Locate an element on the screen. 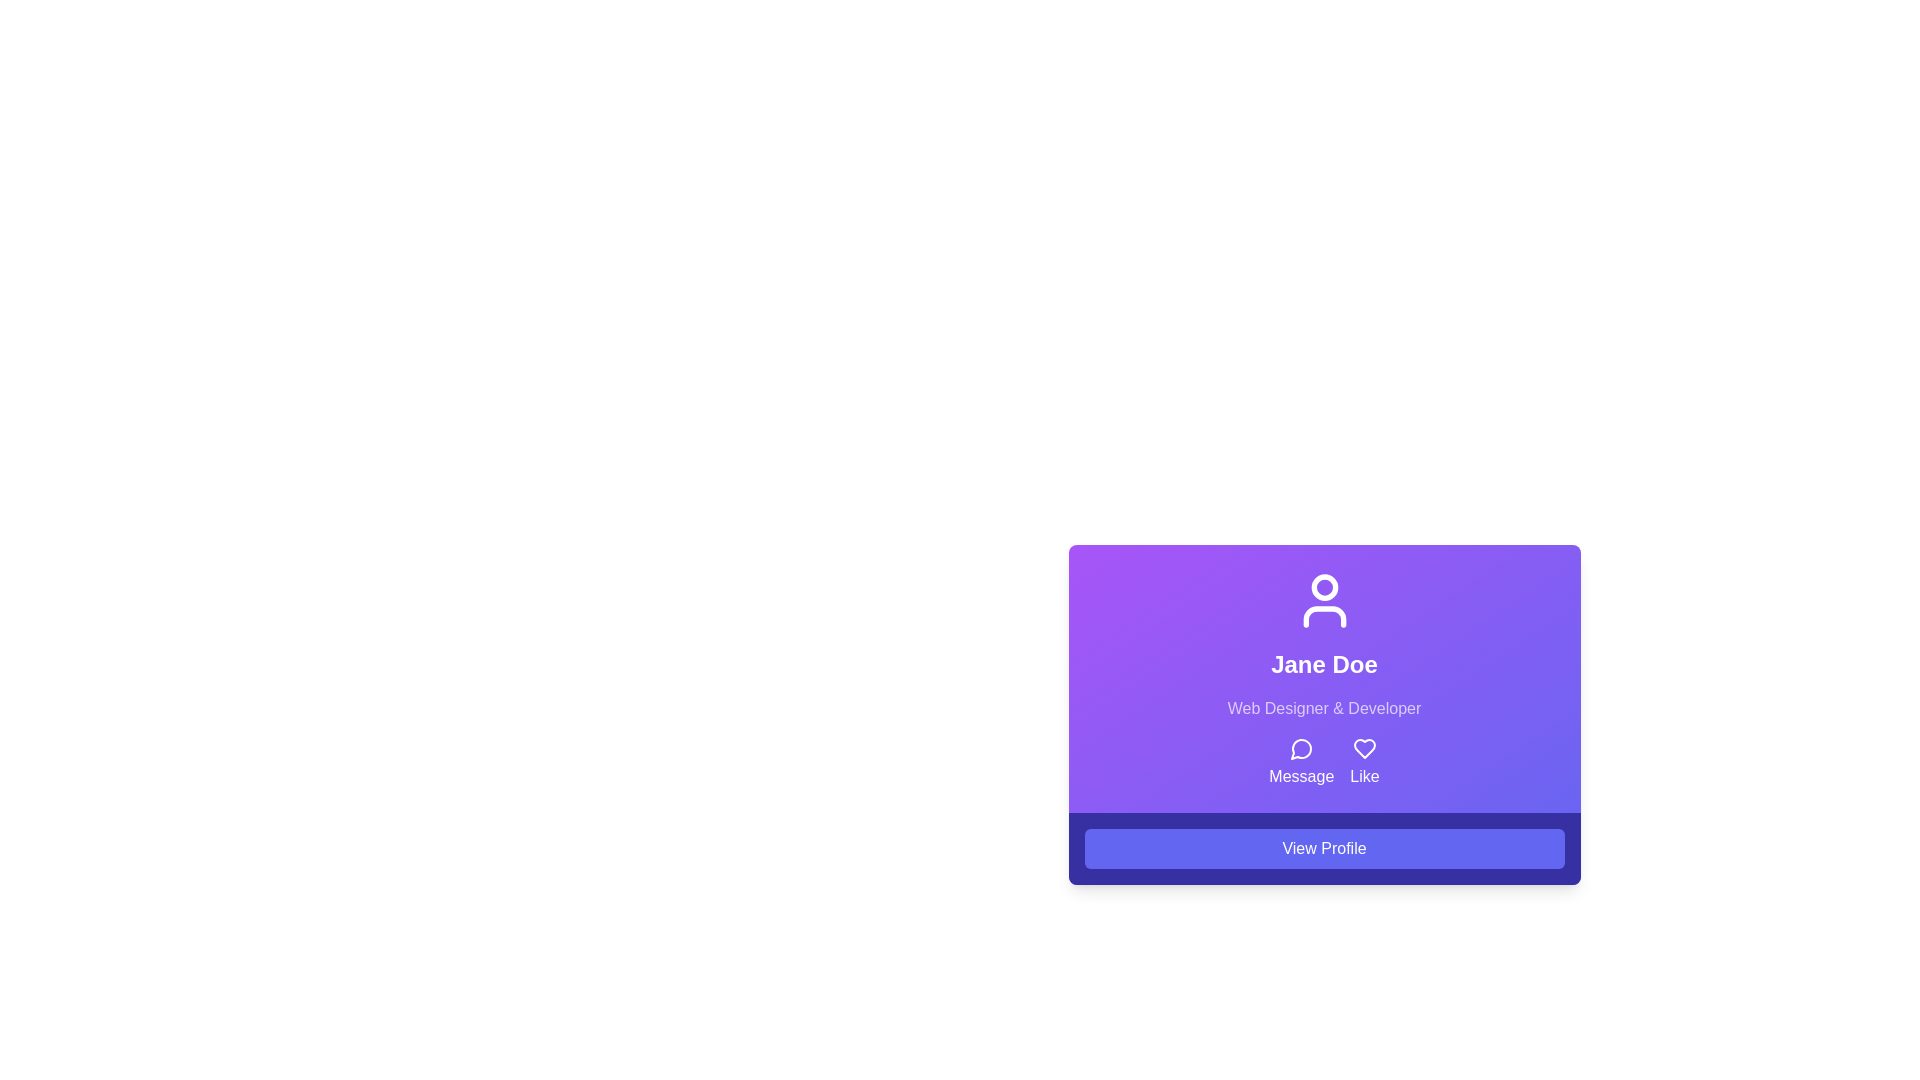 The height and width of the screenshot is (1080, 1920). the user profile icon located centrally at the top of the profile card, above the text 'Jane Doe' is located at coordinates (1324, 600).